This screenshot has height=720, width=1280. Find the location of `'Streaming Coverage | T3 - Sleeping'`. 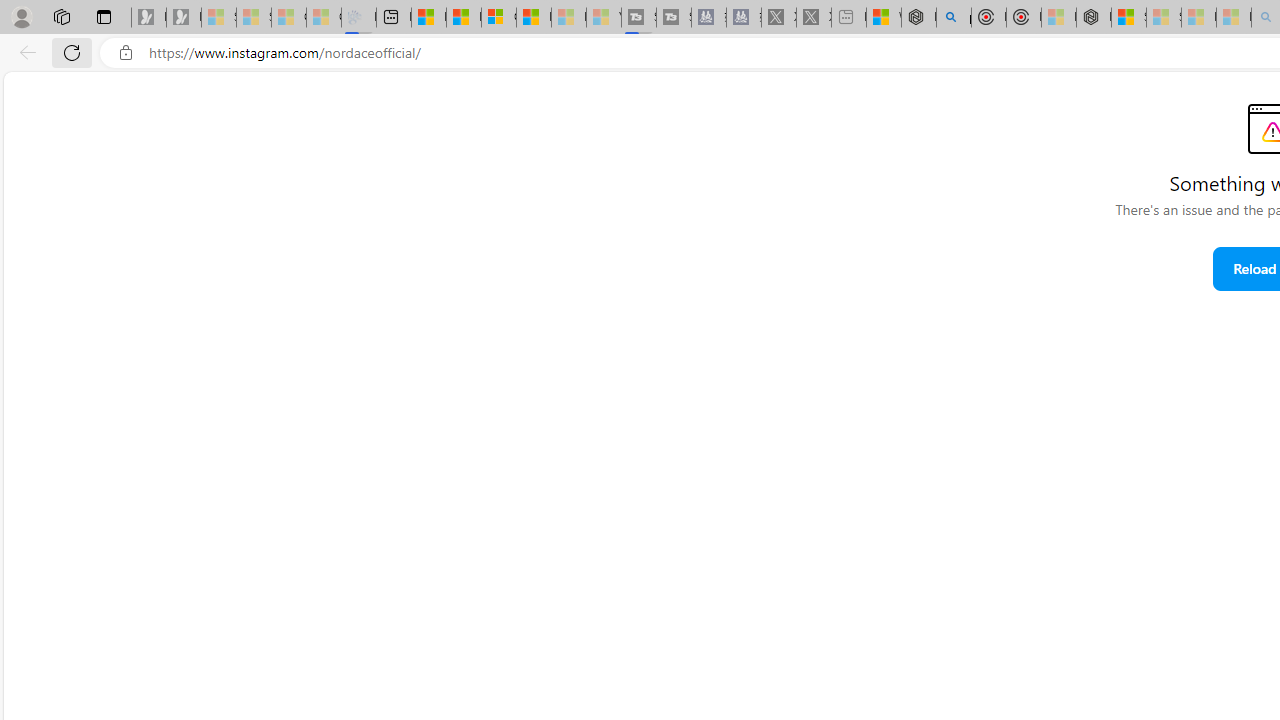

'Streaming Coverage | T3 - Sleeping' is located at coordinates (638, 17).